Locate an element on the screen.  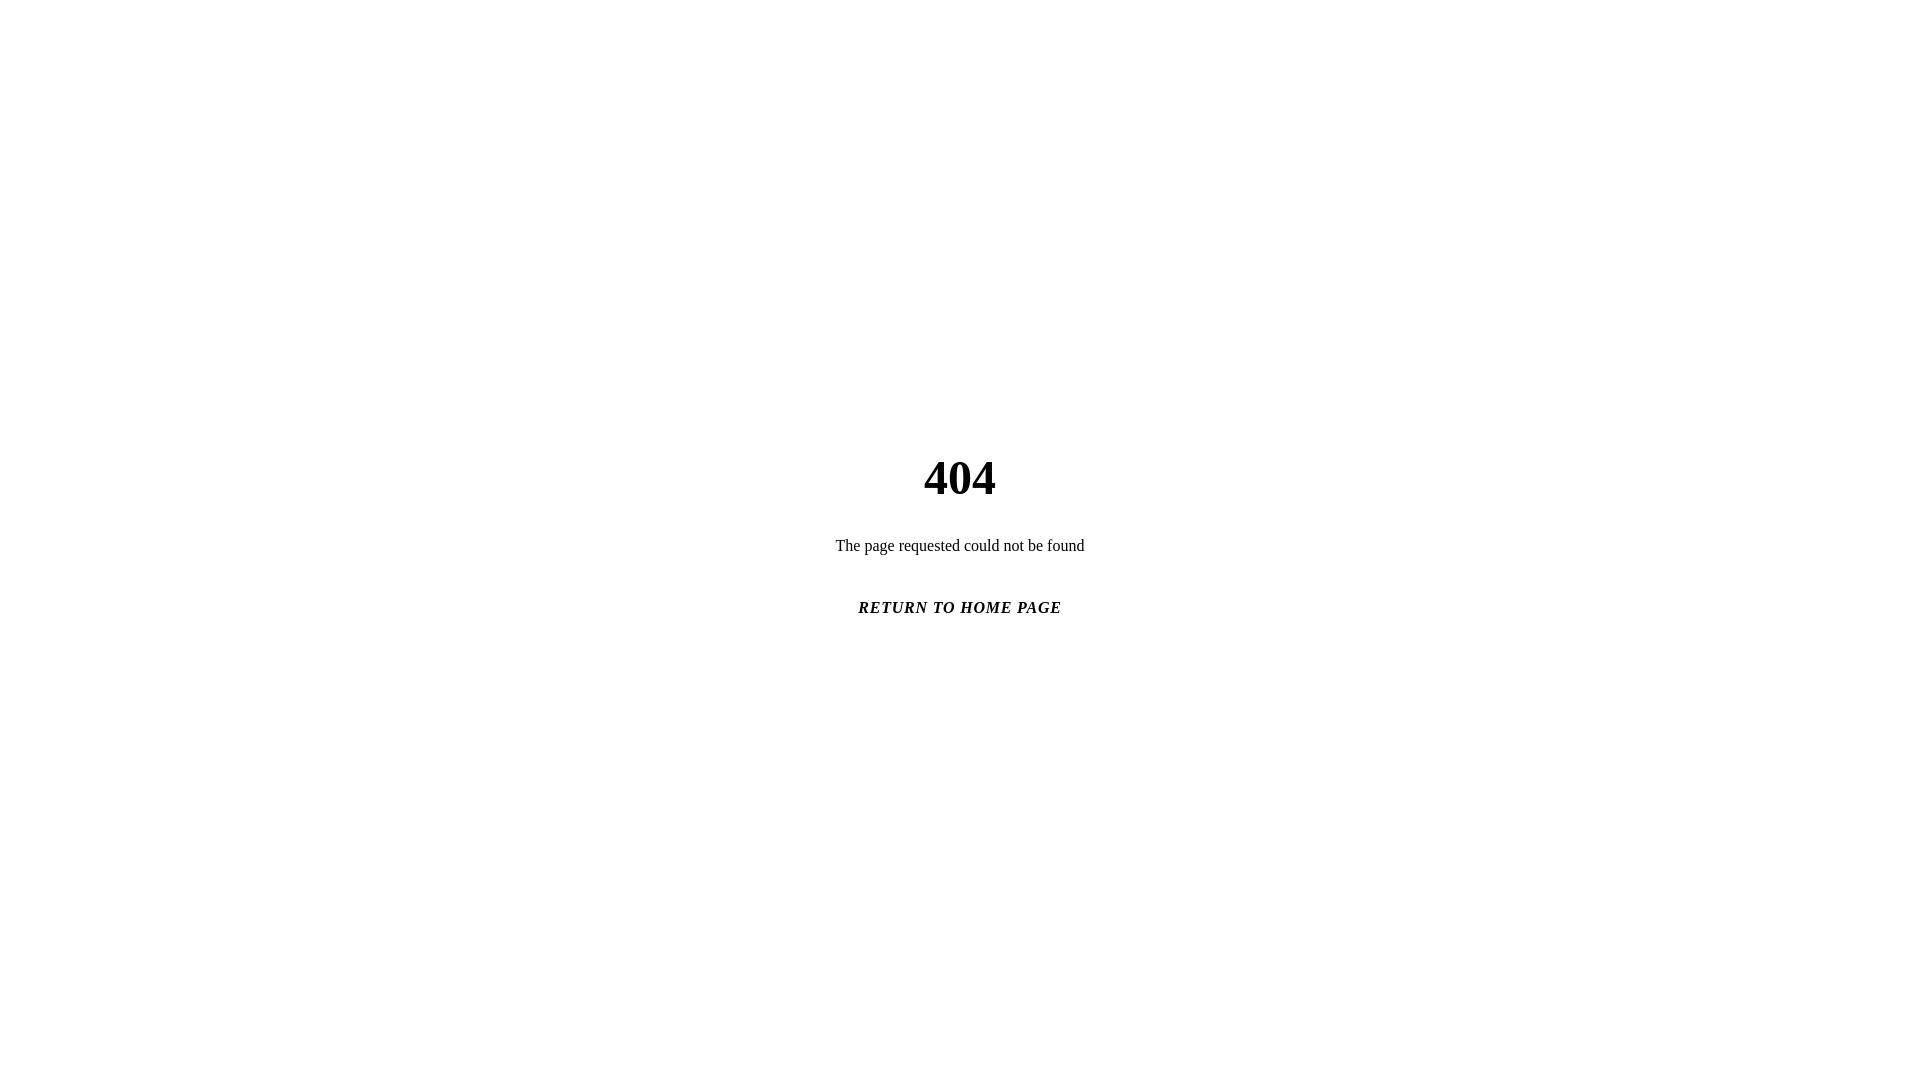
'RETURN TO HOME PAGE' is located at coordinates (960, 607).